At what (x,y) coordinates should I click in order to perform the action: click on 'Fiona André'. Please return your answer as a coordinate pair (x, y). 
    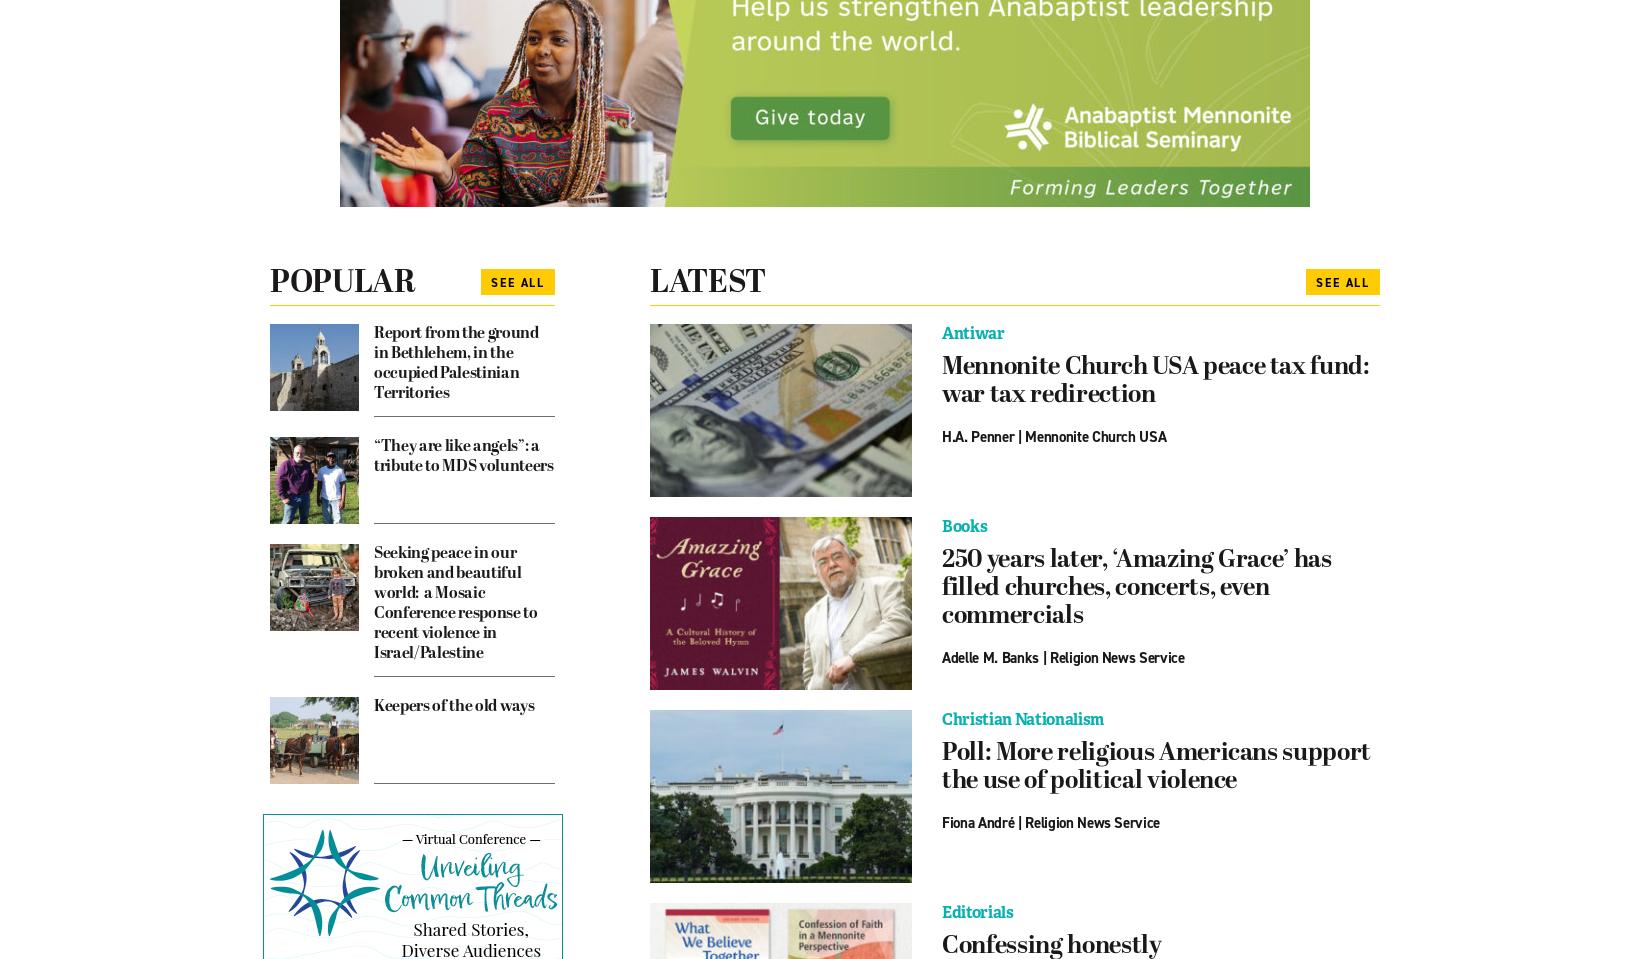
    Looking at the image, I should click on (977, 821).